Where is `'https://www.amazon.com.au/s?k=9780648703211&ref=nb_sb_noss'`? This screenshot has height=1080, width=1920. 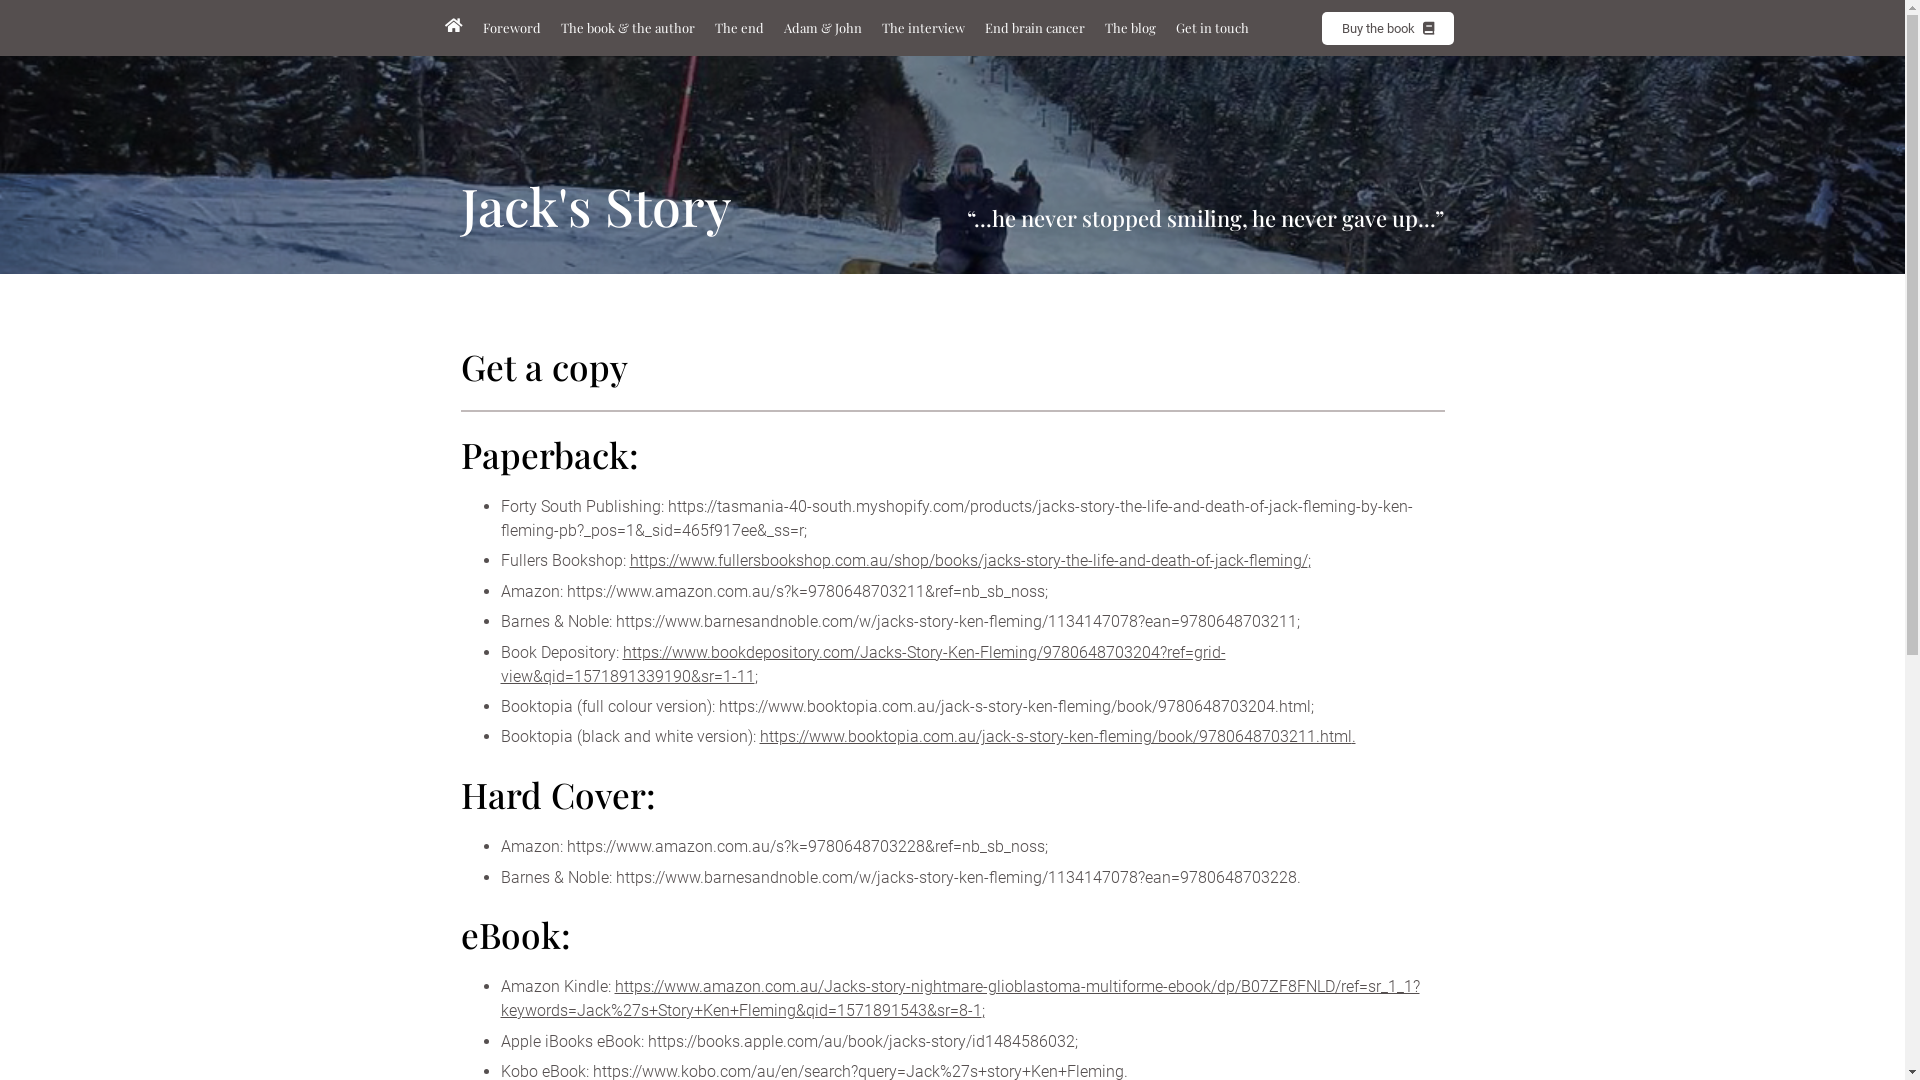
'https://www.amazon.com.au/s?k=9780648703211&ref=nb_sb_noss' is located at coordinates (805, 590).